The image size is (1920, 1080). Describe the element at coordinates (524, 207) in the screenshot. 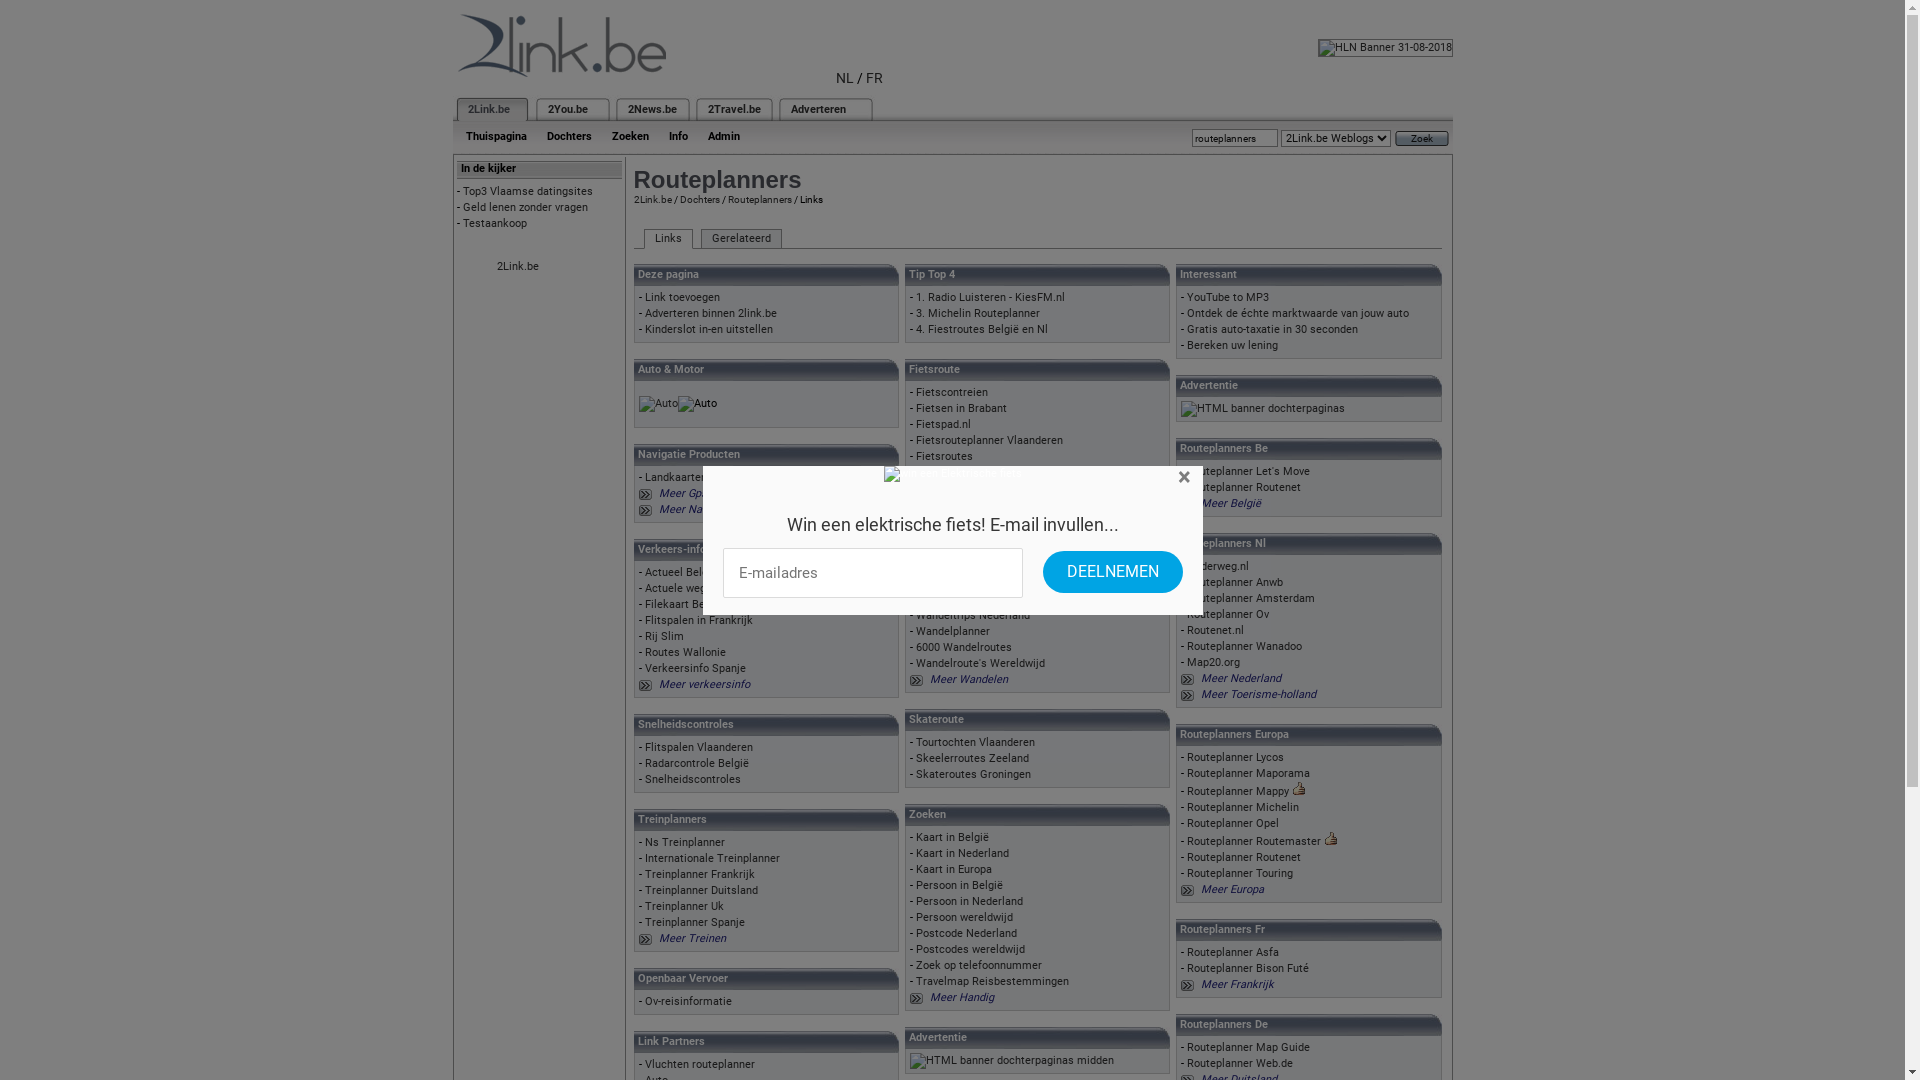

I see `'Geld lenen zonder vragen'` at that location.